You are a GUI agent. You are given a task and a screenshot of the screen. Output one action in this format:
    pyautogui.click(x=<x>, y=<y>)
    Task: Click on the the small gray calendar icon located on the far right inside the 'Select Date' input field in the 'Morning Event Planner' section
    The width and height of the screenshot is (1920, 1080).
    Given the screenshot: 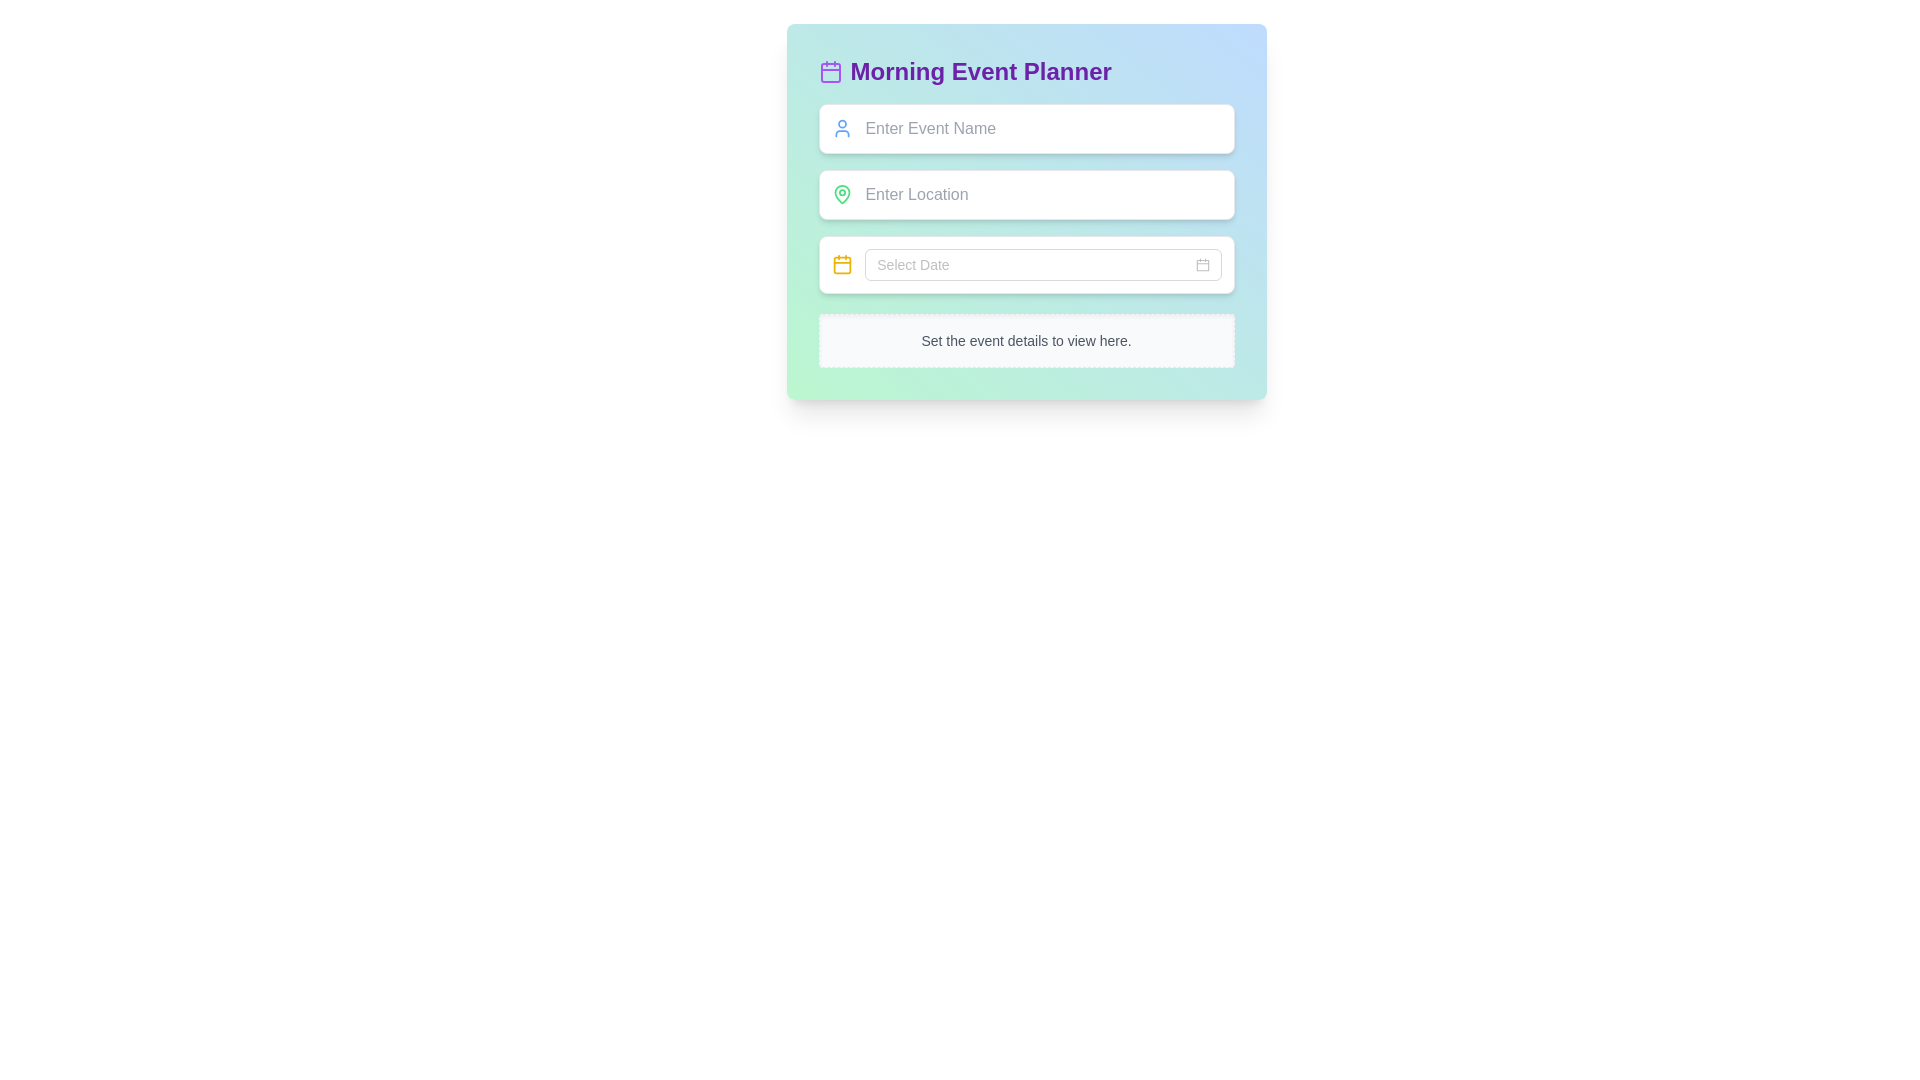 What is the action you would take?
    pyautogui.click(x=1201, y=264)
    